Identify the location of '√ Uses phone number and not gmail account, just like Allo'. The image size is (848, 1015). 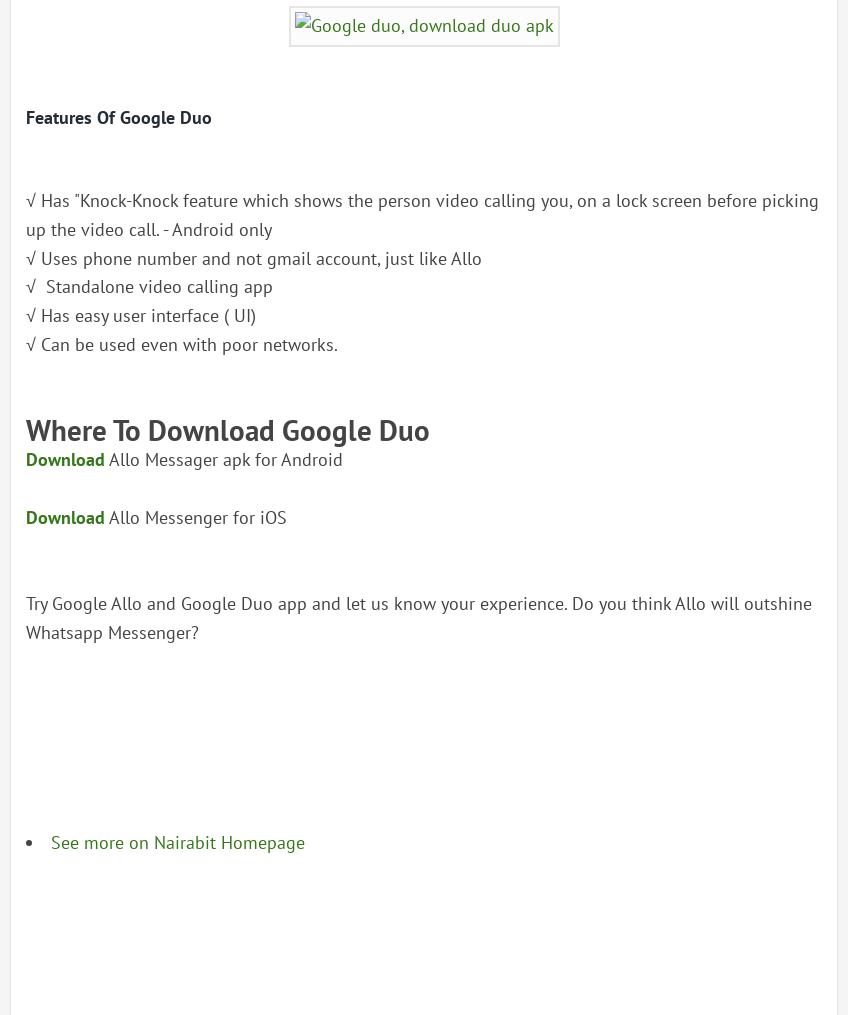
(252, 257).